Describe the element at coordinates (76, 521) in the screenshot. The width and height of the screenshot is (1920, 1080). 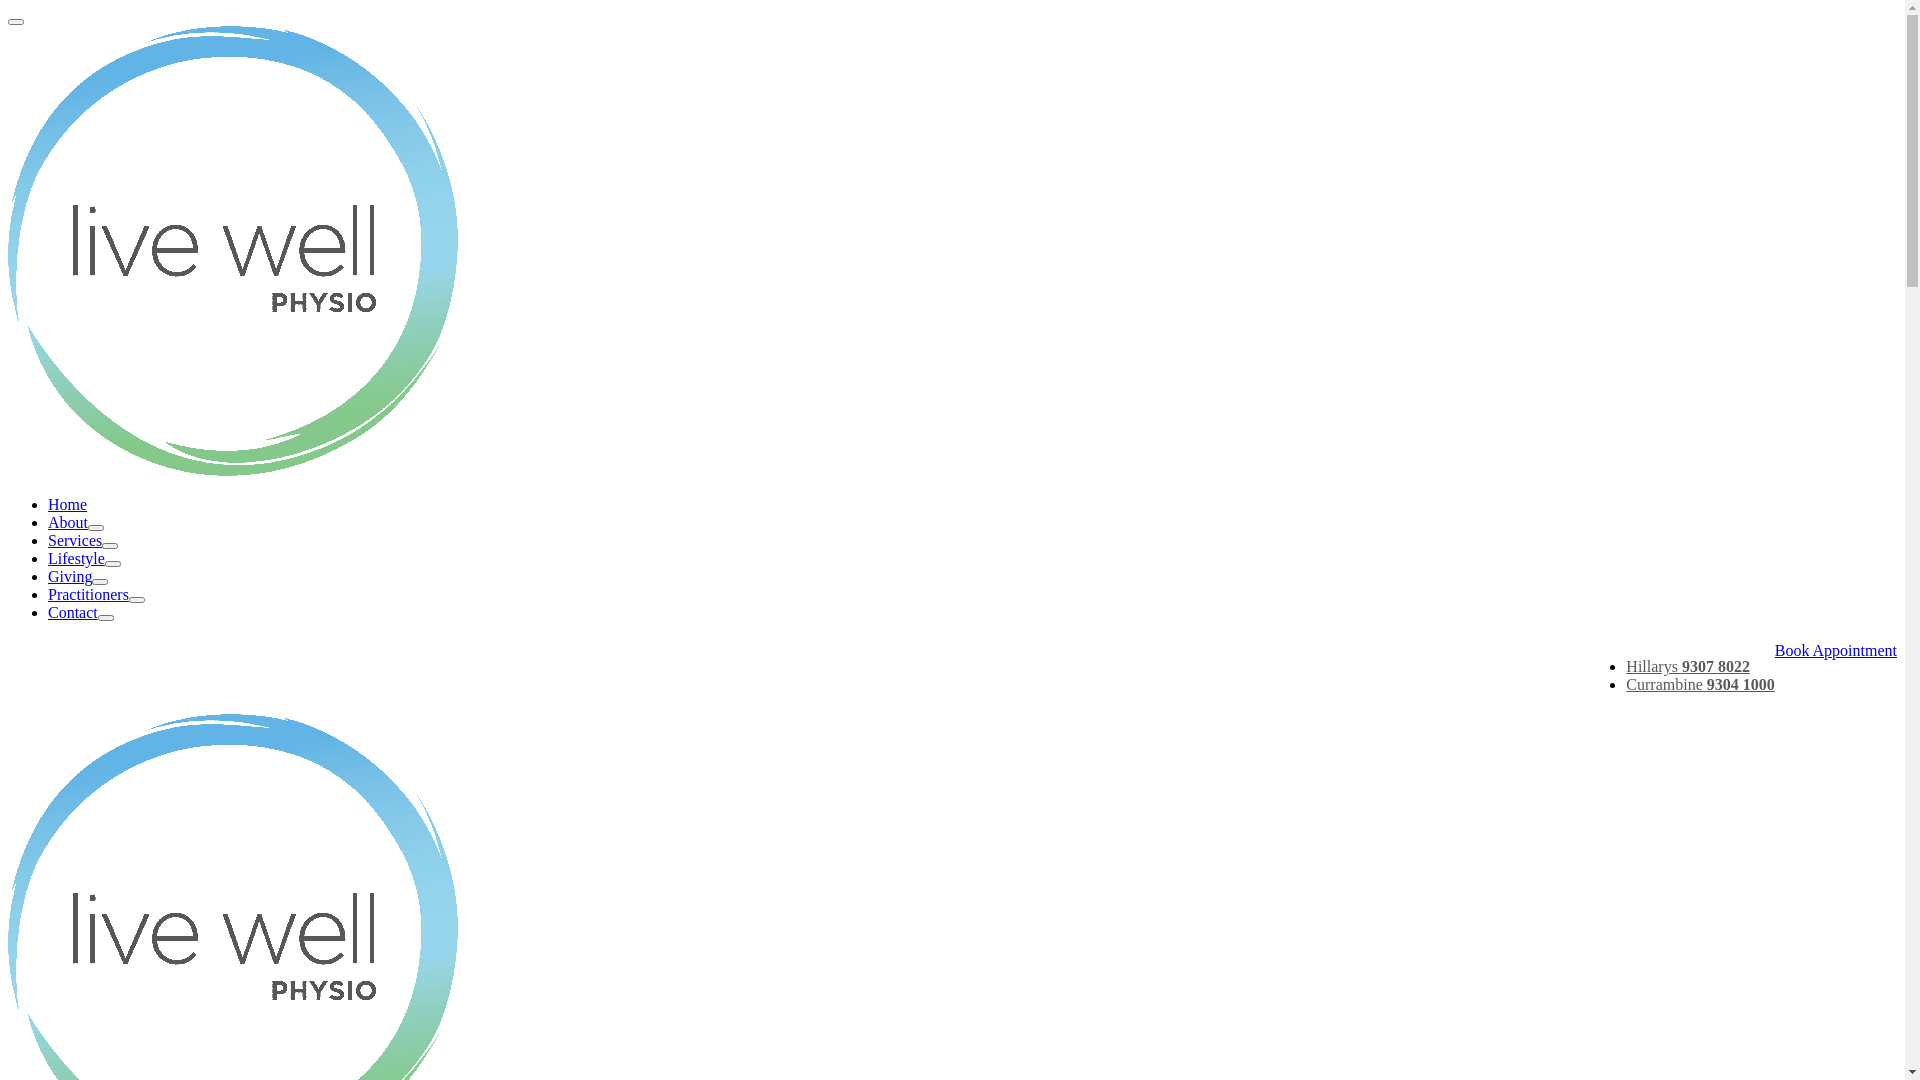
I see `'About'` at that location.